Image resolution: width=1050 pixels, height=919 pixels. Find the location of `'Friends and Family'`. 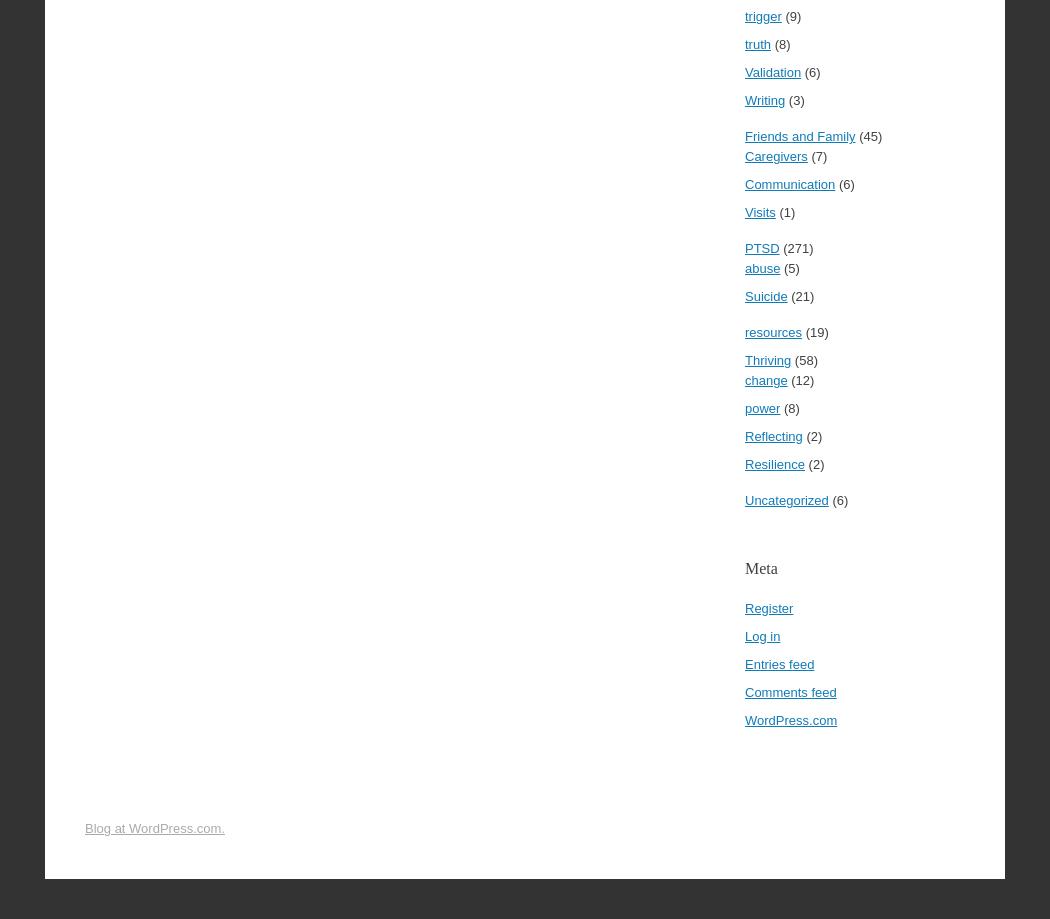

'Friends and Family' is located at coordinates (798, 135).